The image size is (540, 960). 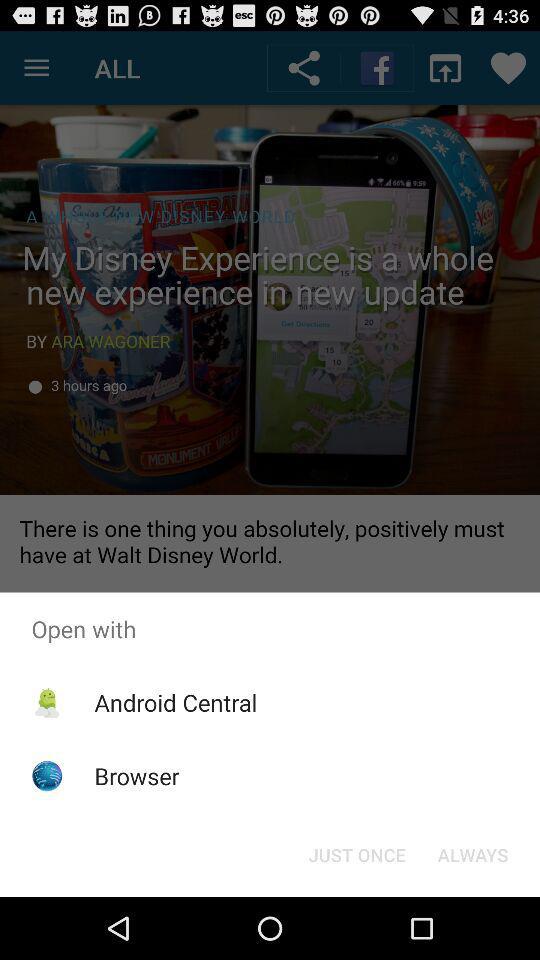 What do you see at coordinates (356, 853) in the screenshot?
I see `just once at the bottom` at bounding box center [356, 853].